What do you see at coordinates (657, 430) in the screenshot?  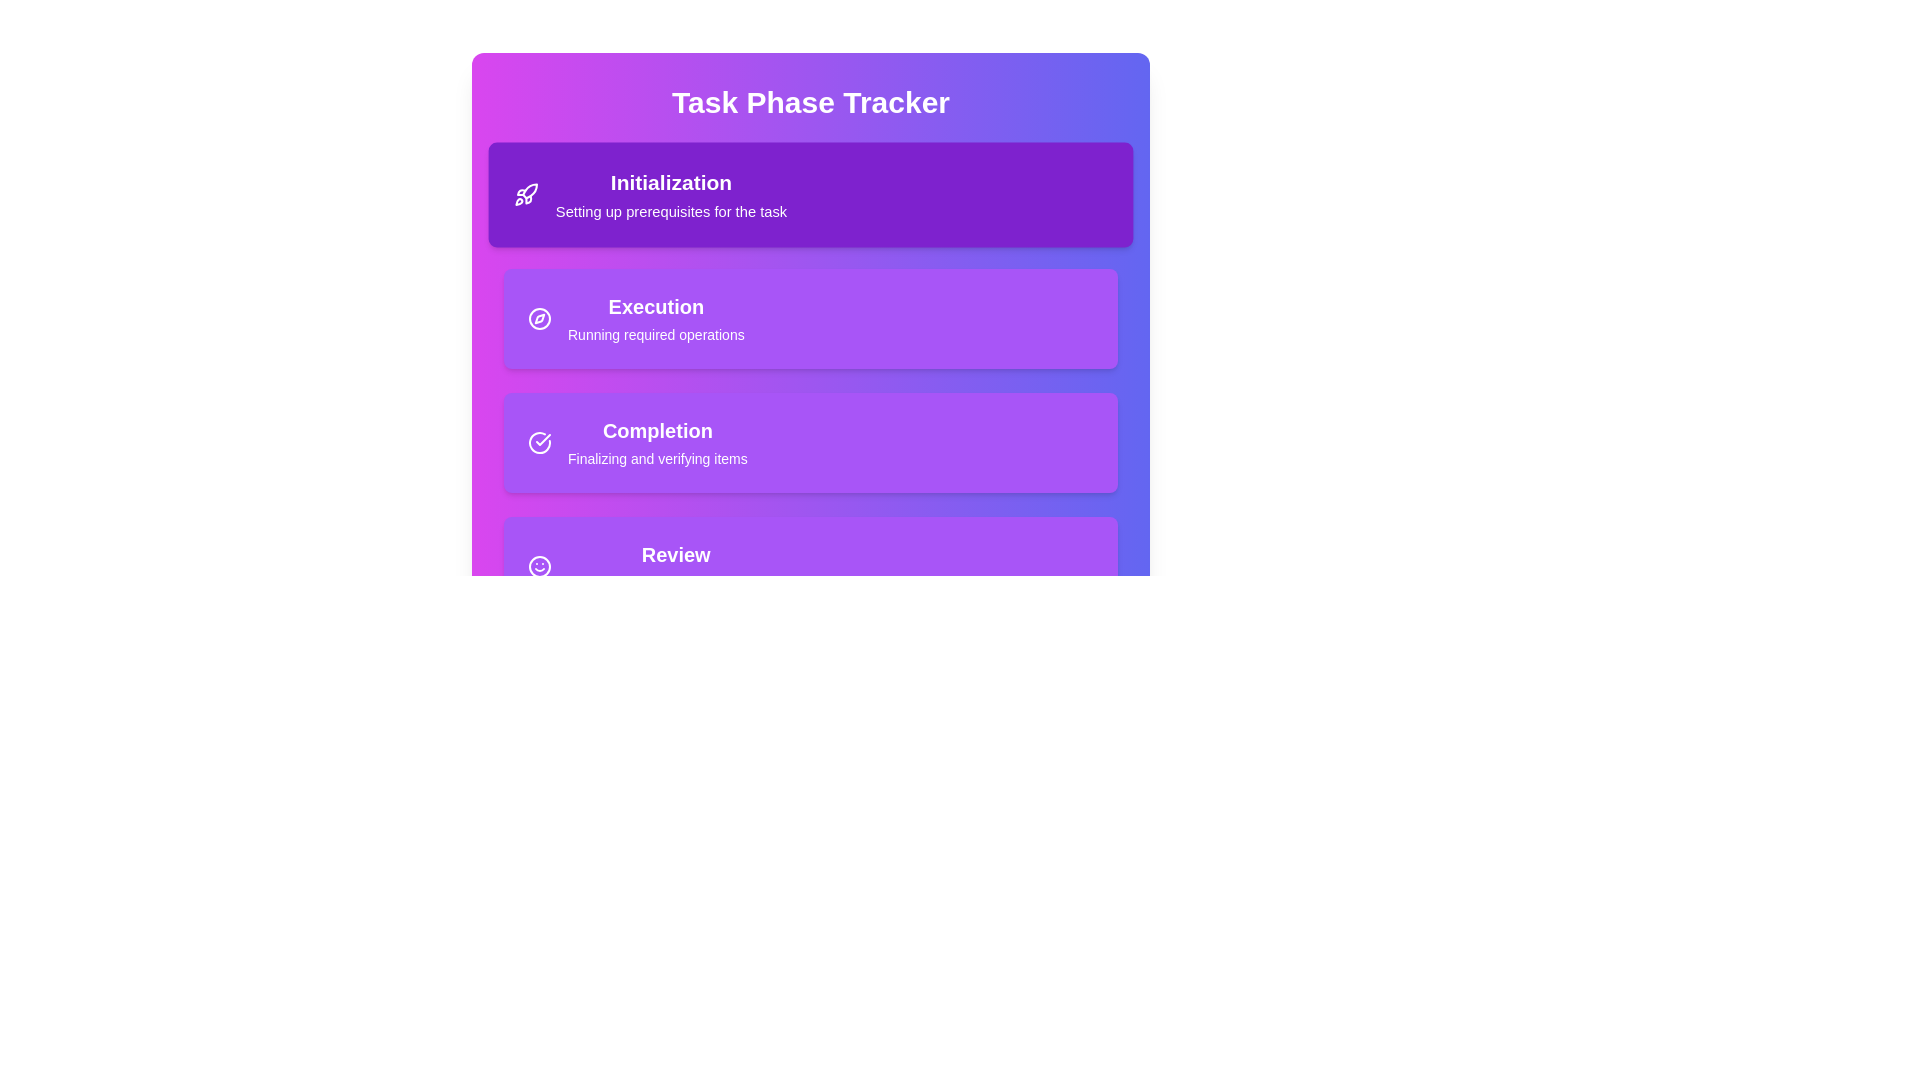 I see `the 'Completion' phase label, which is the bold title in the third item of the vertical list of task phases, located between 'Execution' and 'Review'` at bounding box center [657, 430].